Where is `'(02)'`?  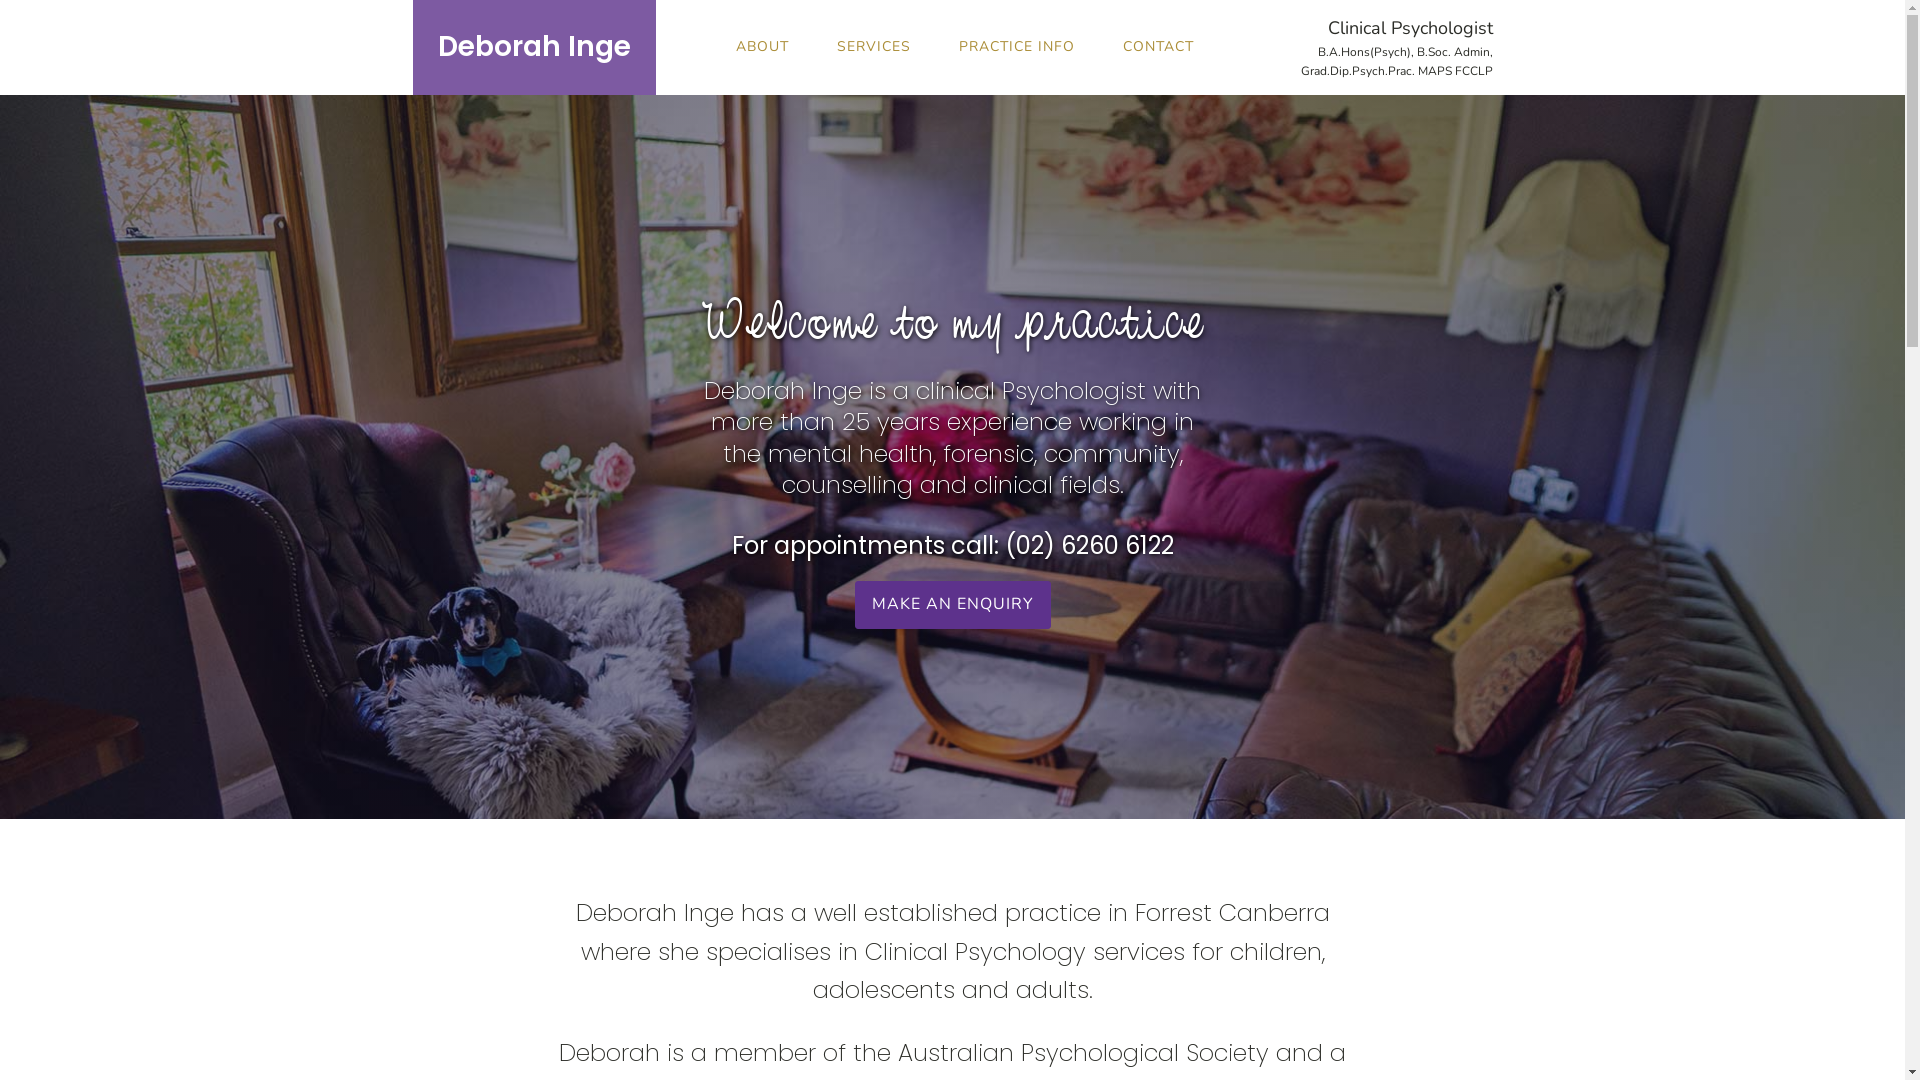 '(02)' is located at coordinates (1028, 545).